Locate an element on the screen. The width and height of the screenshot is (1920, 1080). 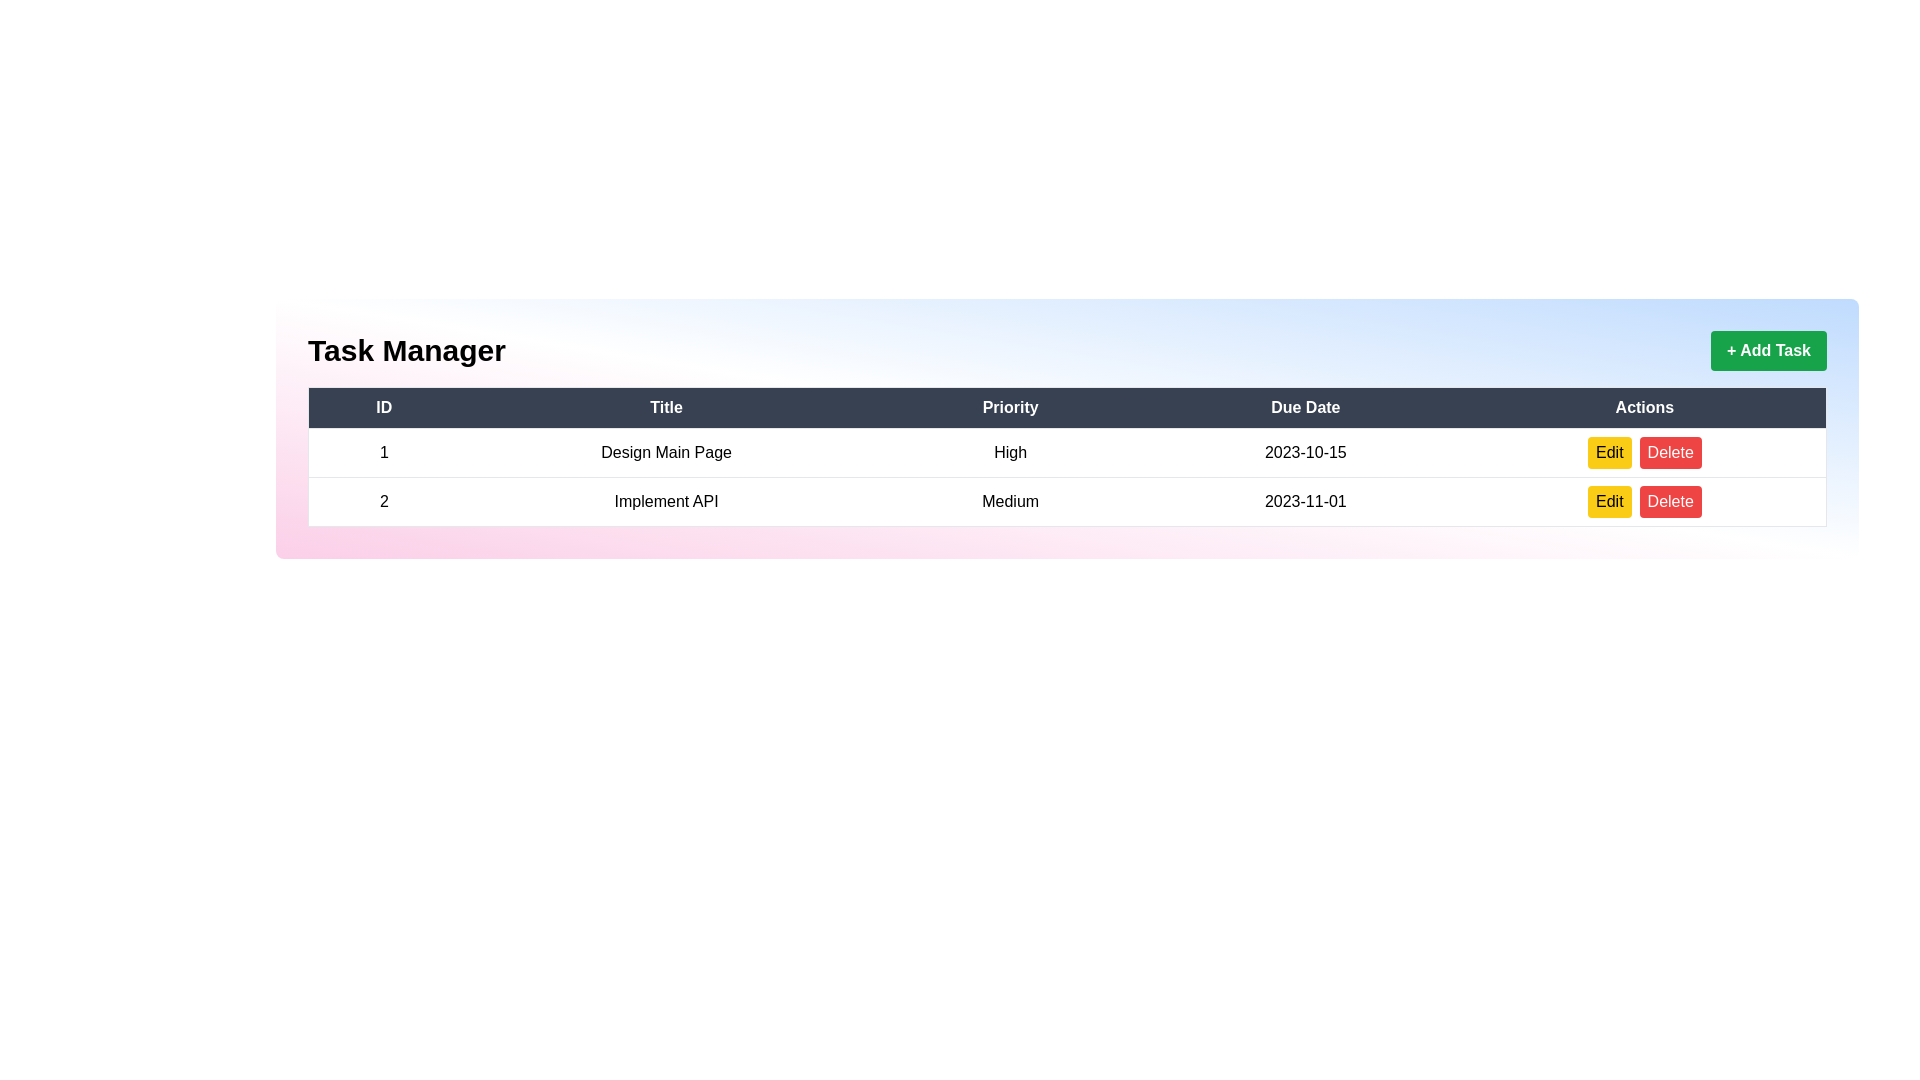
the text element displaying '2023-10-15' in the 'Due Date' column of the task 'Design Main Page' is located at coordinates (1305, 452).